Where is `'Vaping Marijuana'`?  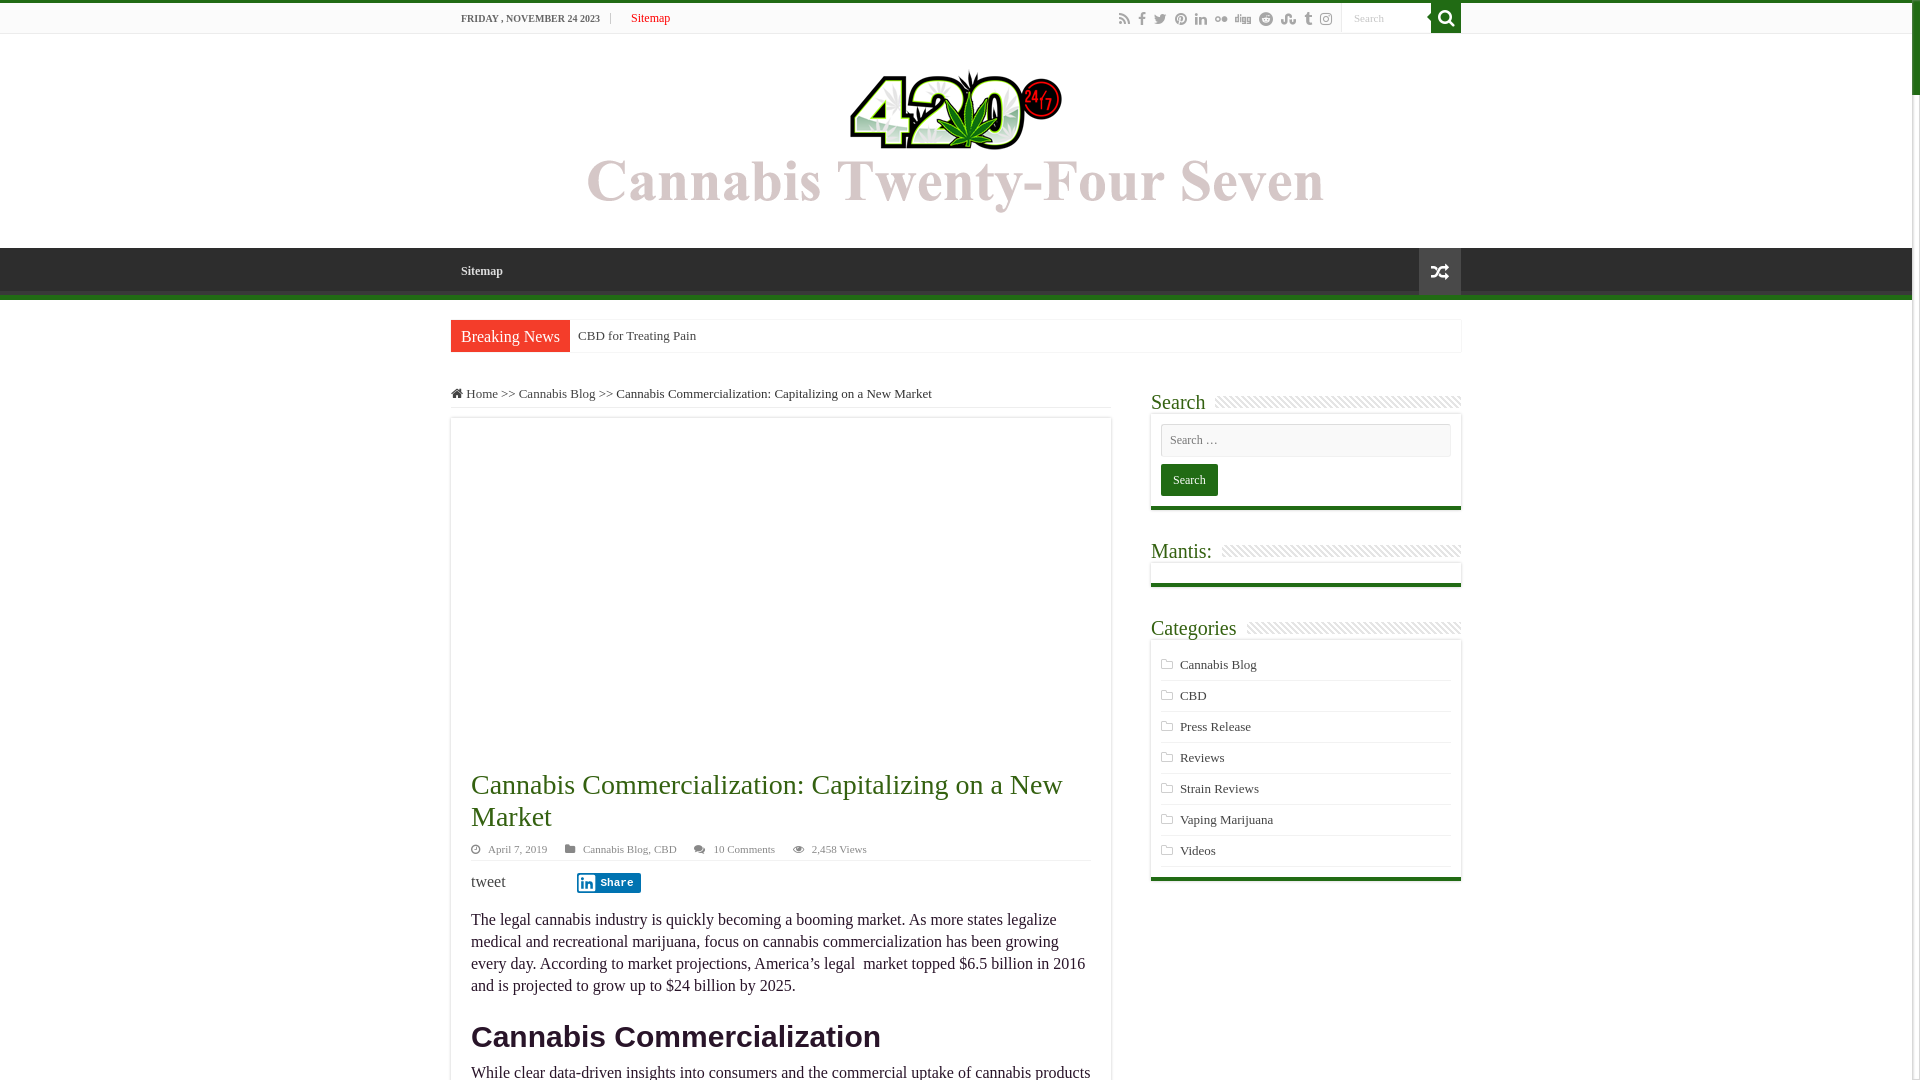
'Vaping Marijuana' is located at coordinates (1180, 819).